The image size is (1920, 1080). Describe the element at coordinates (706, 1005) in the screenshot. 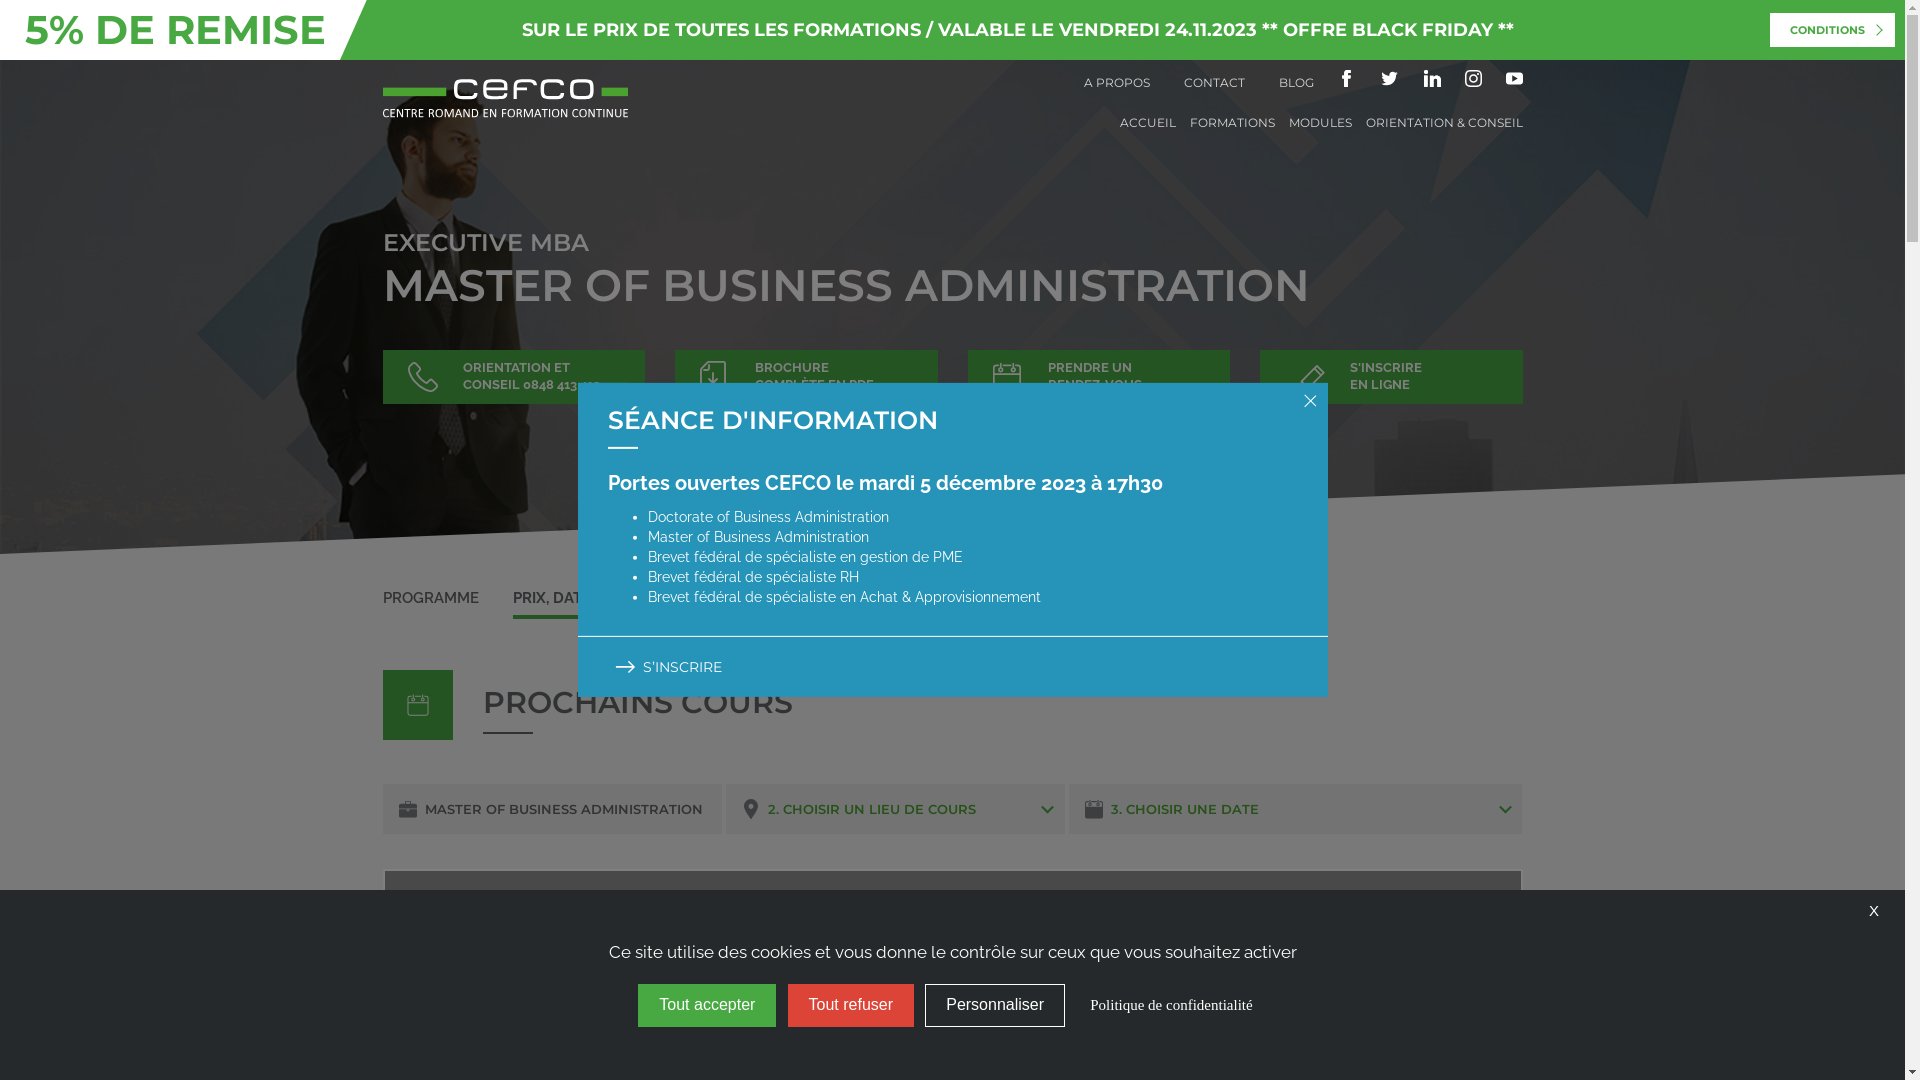

I see `'Tout accepter'` at that location.